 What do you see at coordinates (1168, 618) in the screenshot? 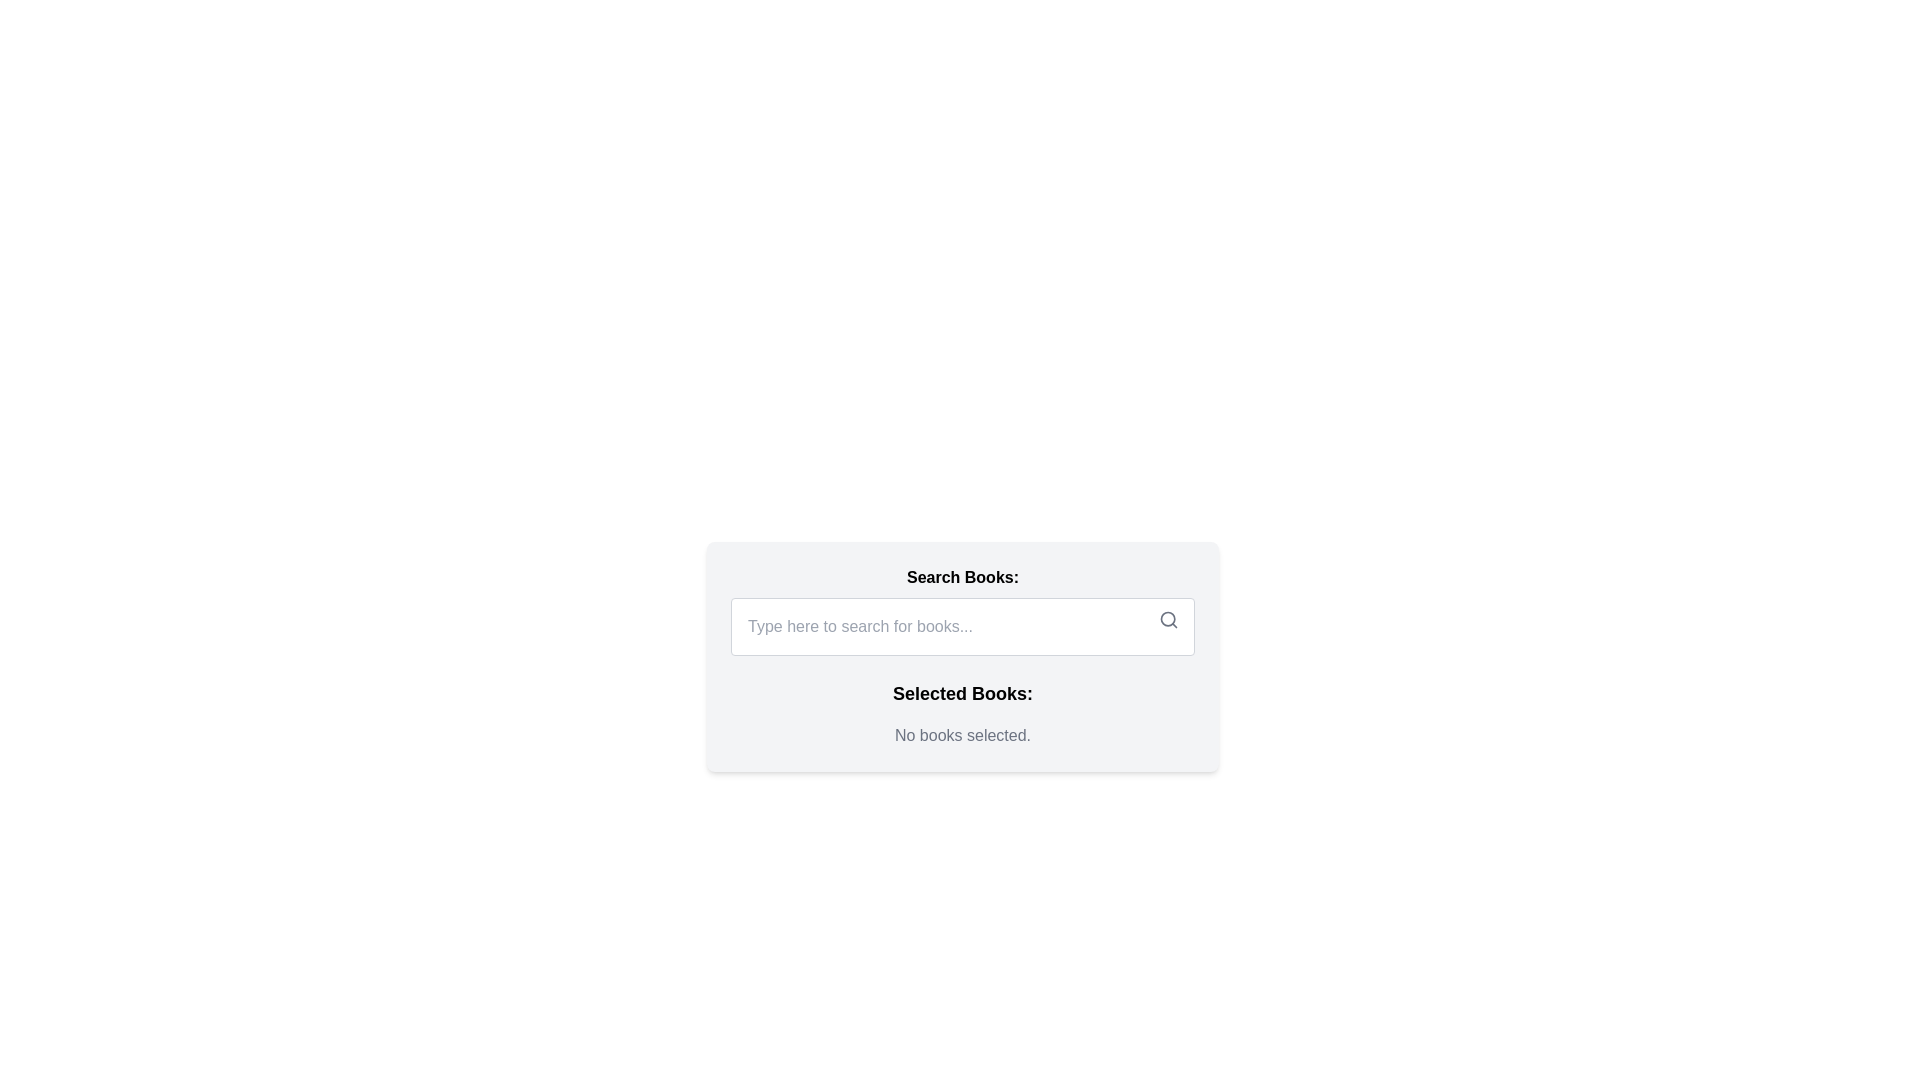
I see `the circular SVG shape that forms the lens of the magnifying glass in the search icon located at the right end of the 'Search Books' input field` at bounding box center [1168, 618].